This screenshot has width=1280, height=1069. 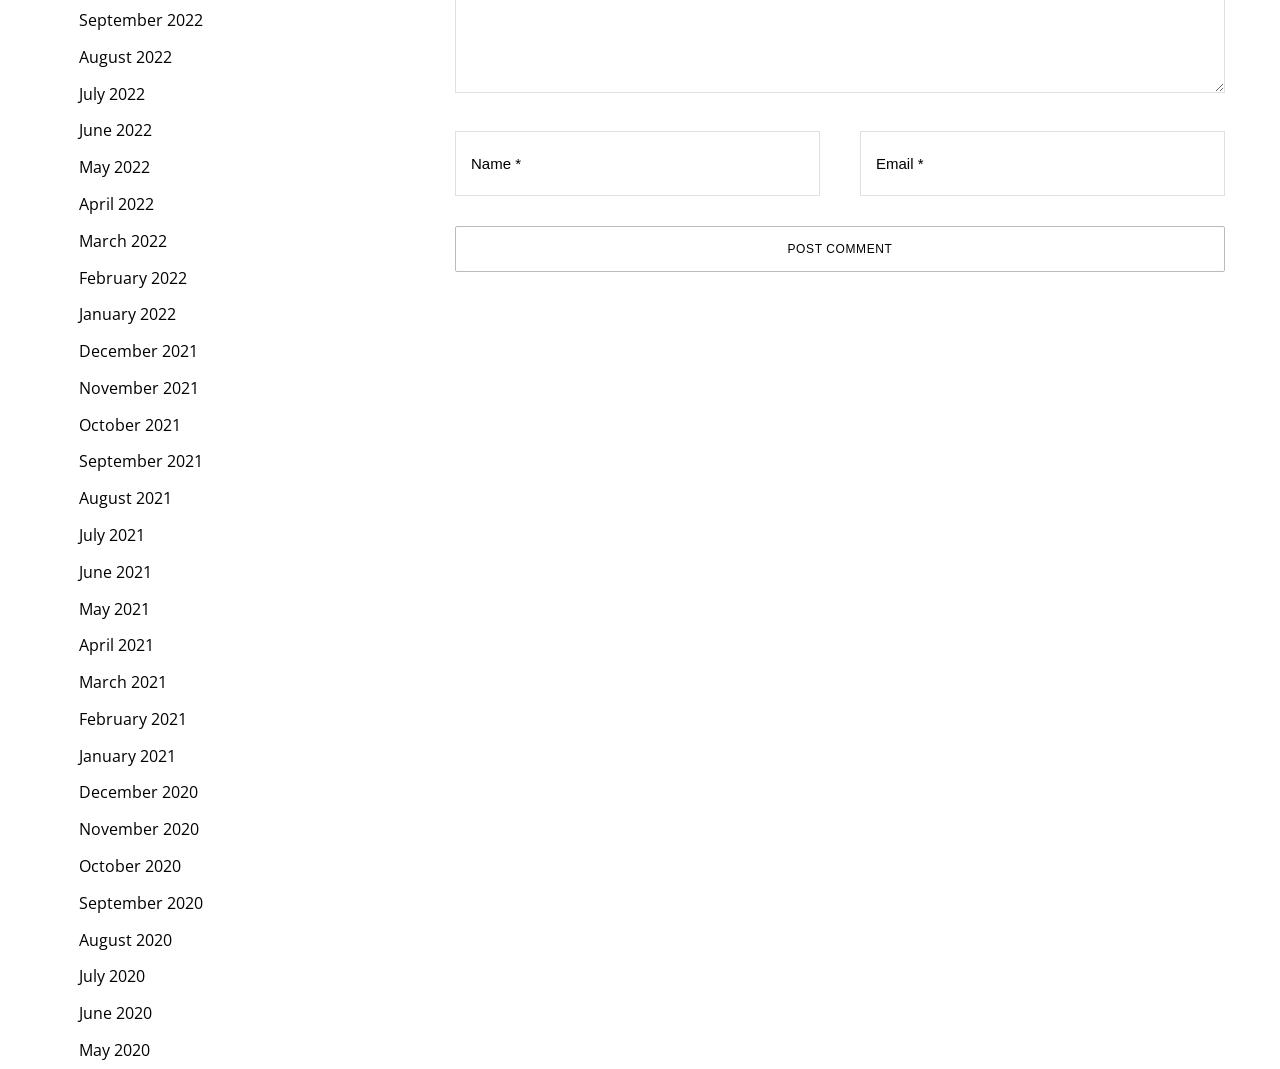 What do you see at coordinates (114, 129) in the screenshot?
I see `'June 2022'` at bounding box center [114, 129].